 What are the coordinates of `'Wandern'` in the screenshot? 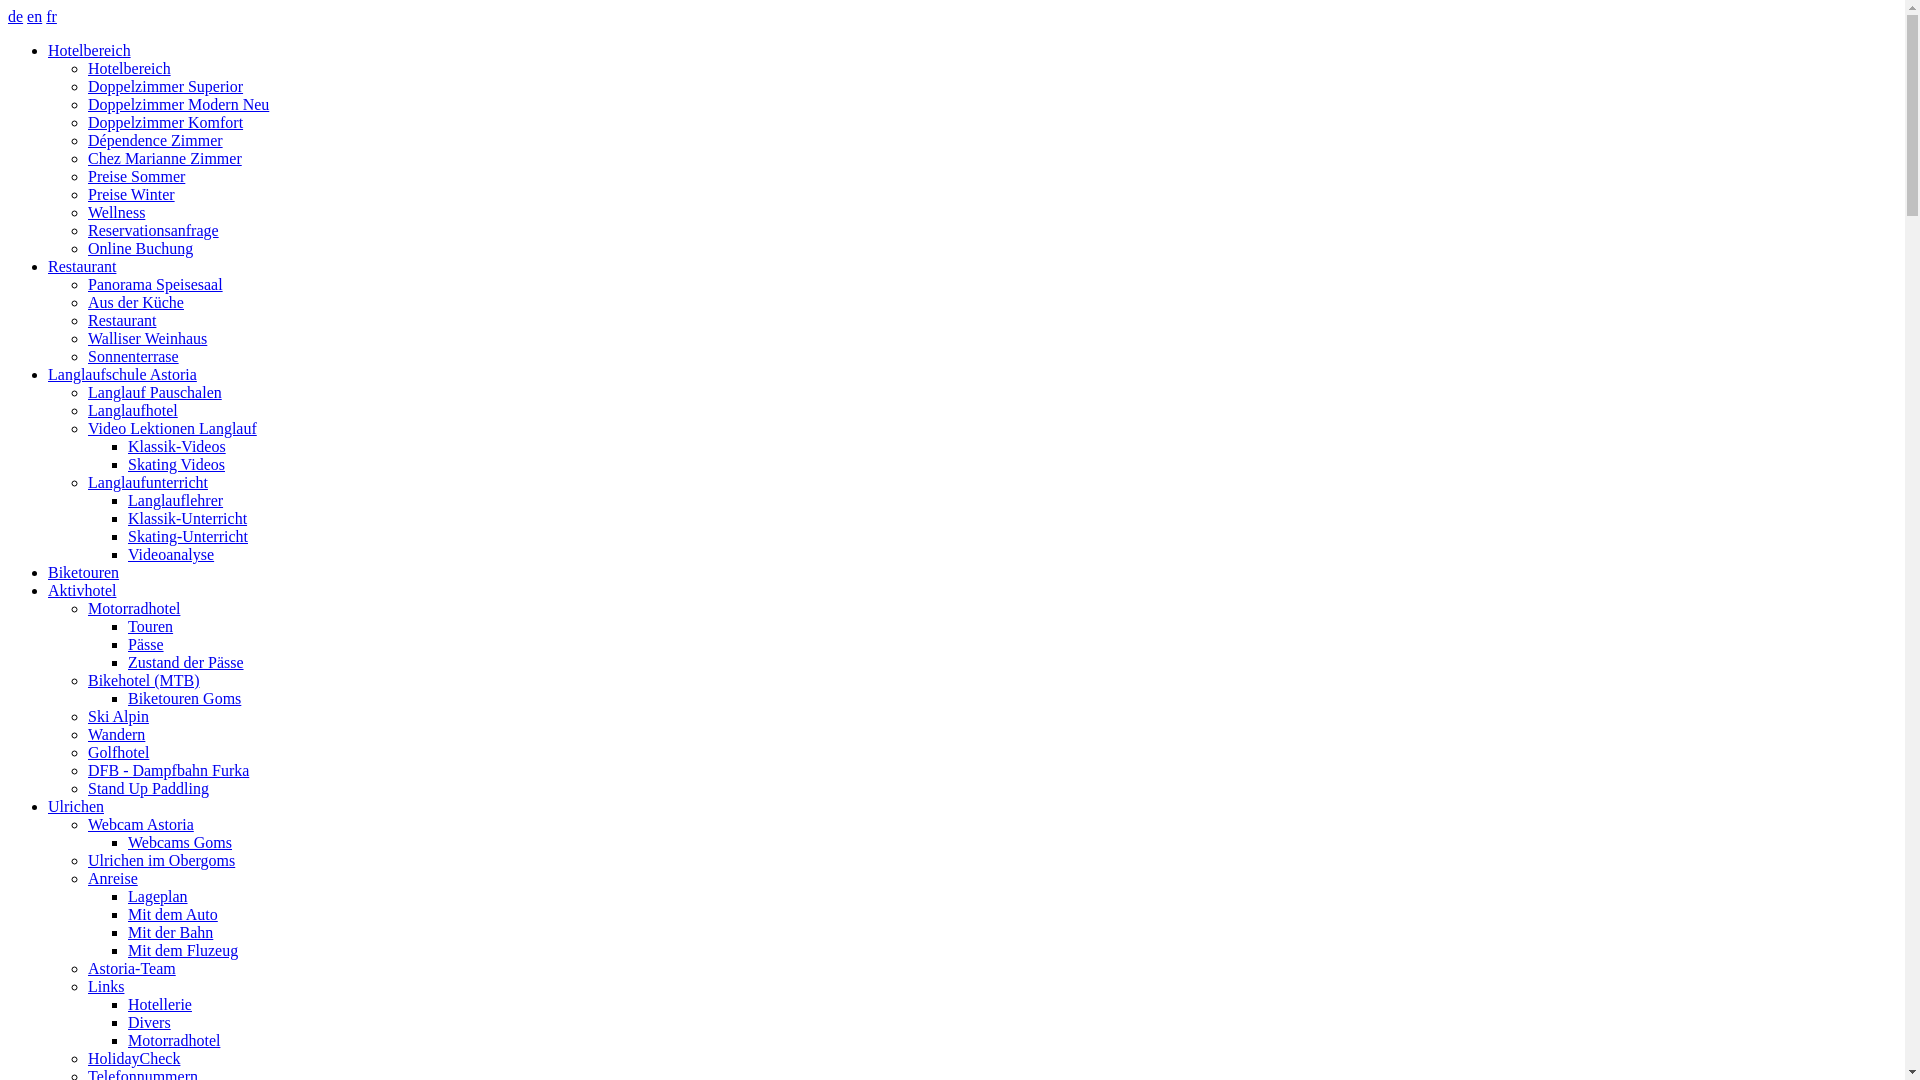 It's located at (115, 734).